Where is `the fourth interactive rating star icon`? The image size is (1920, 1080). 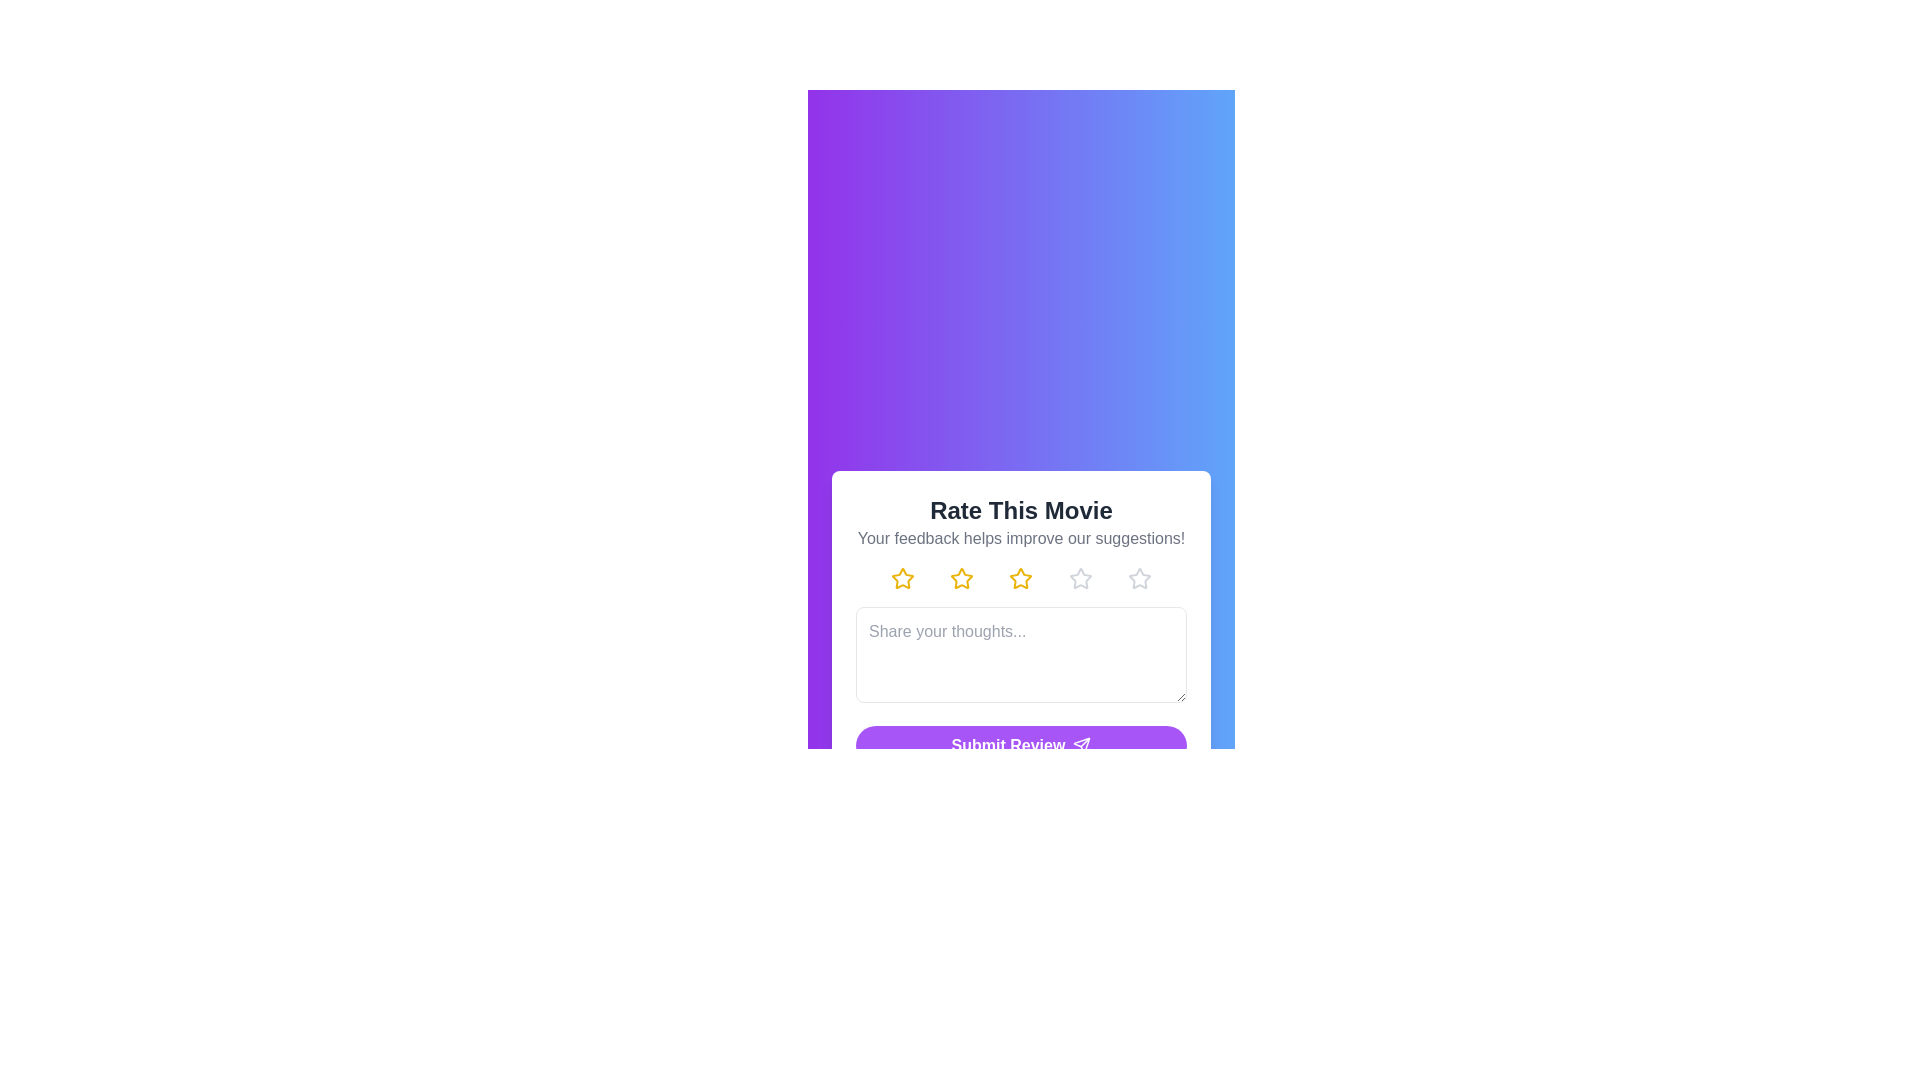 the fourth interactive rating star icon is located at coordinates (1079, 578).